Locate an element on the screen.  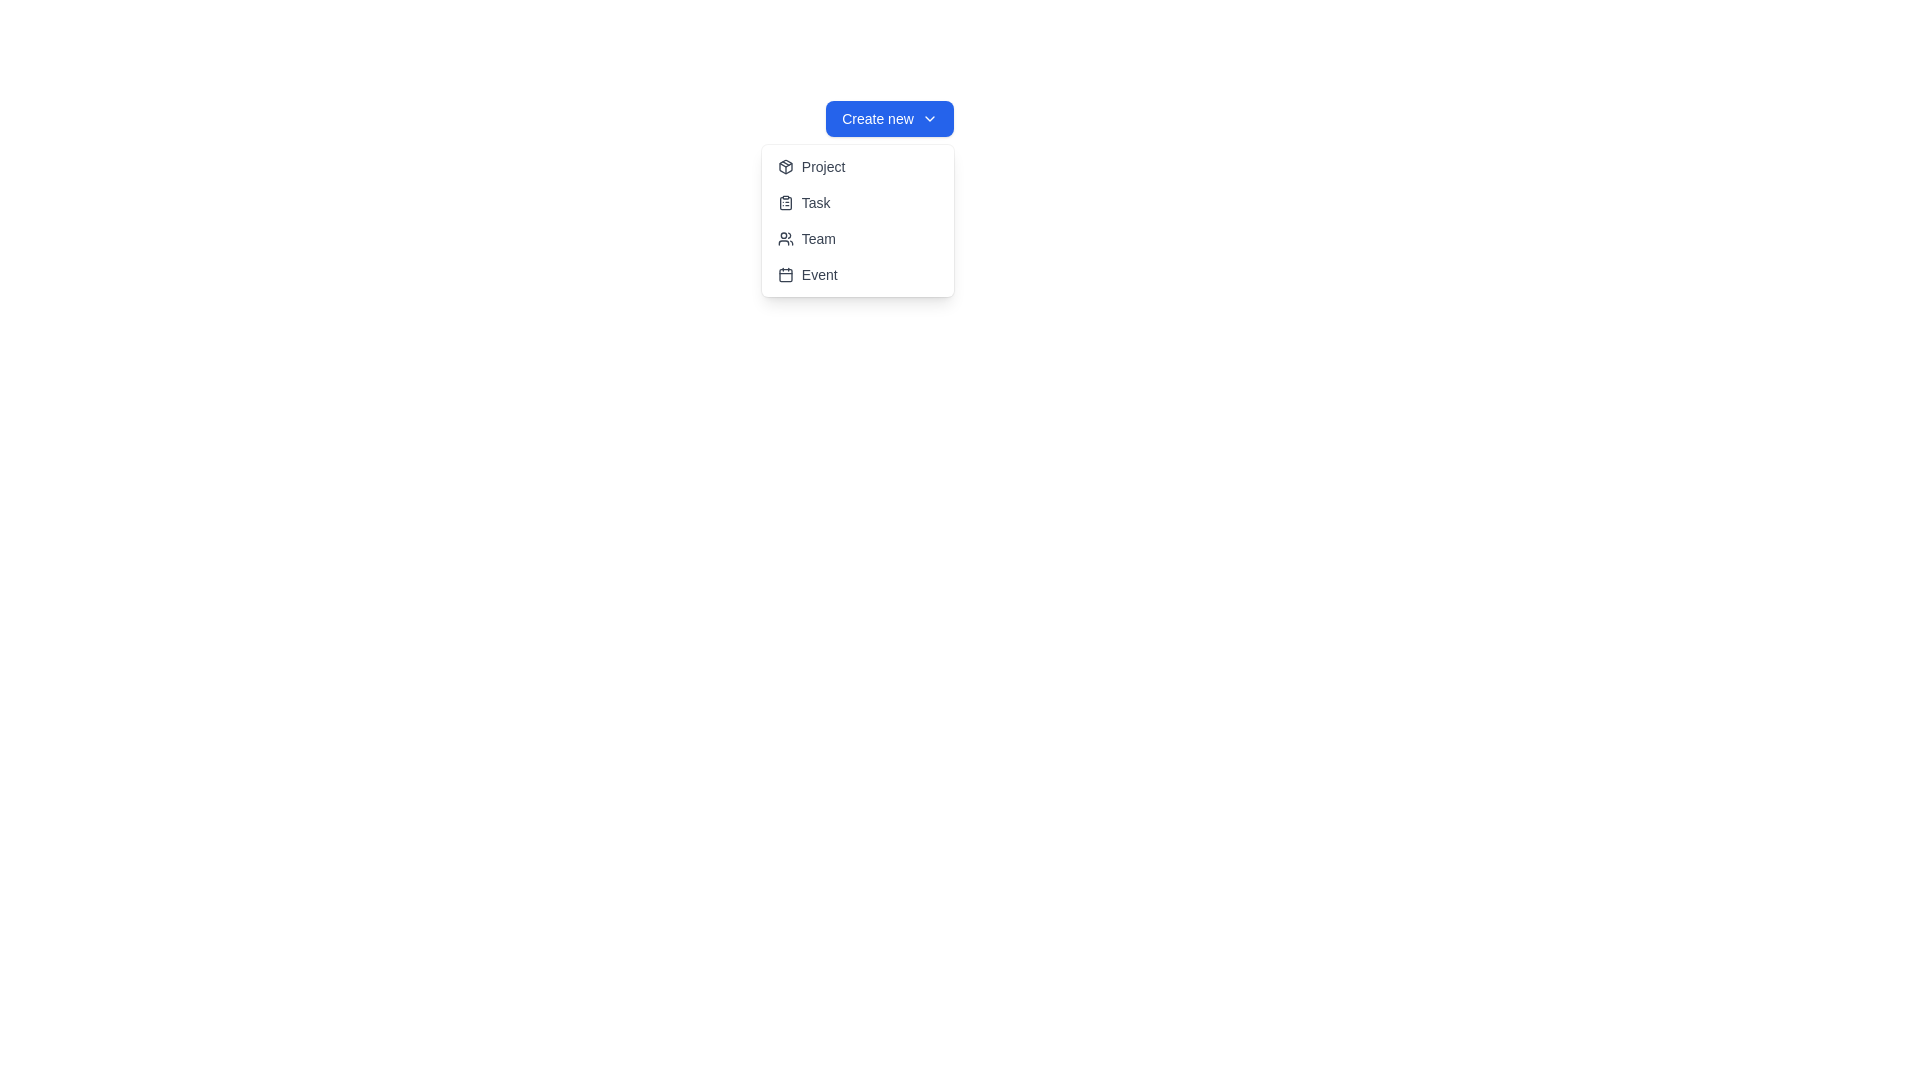
the user group icon in the dropdown menu under the 'Create new' button, specifically located to the left of the 'Team' label is located at coordinates (784, 238).